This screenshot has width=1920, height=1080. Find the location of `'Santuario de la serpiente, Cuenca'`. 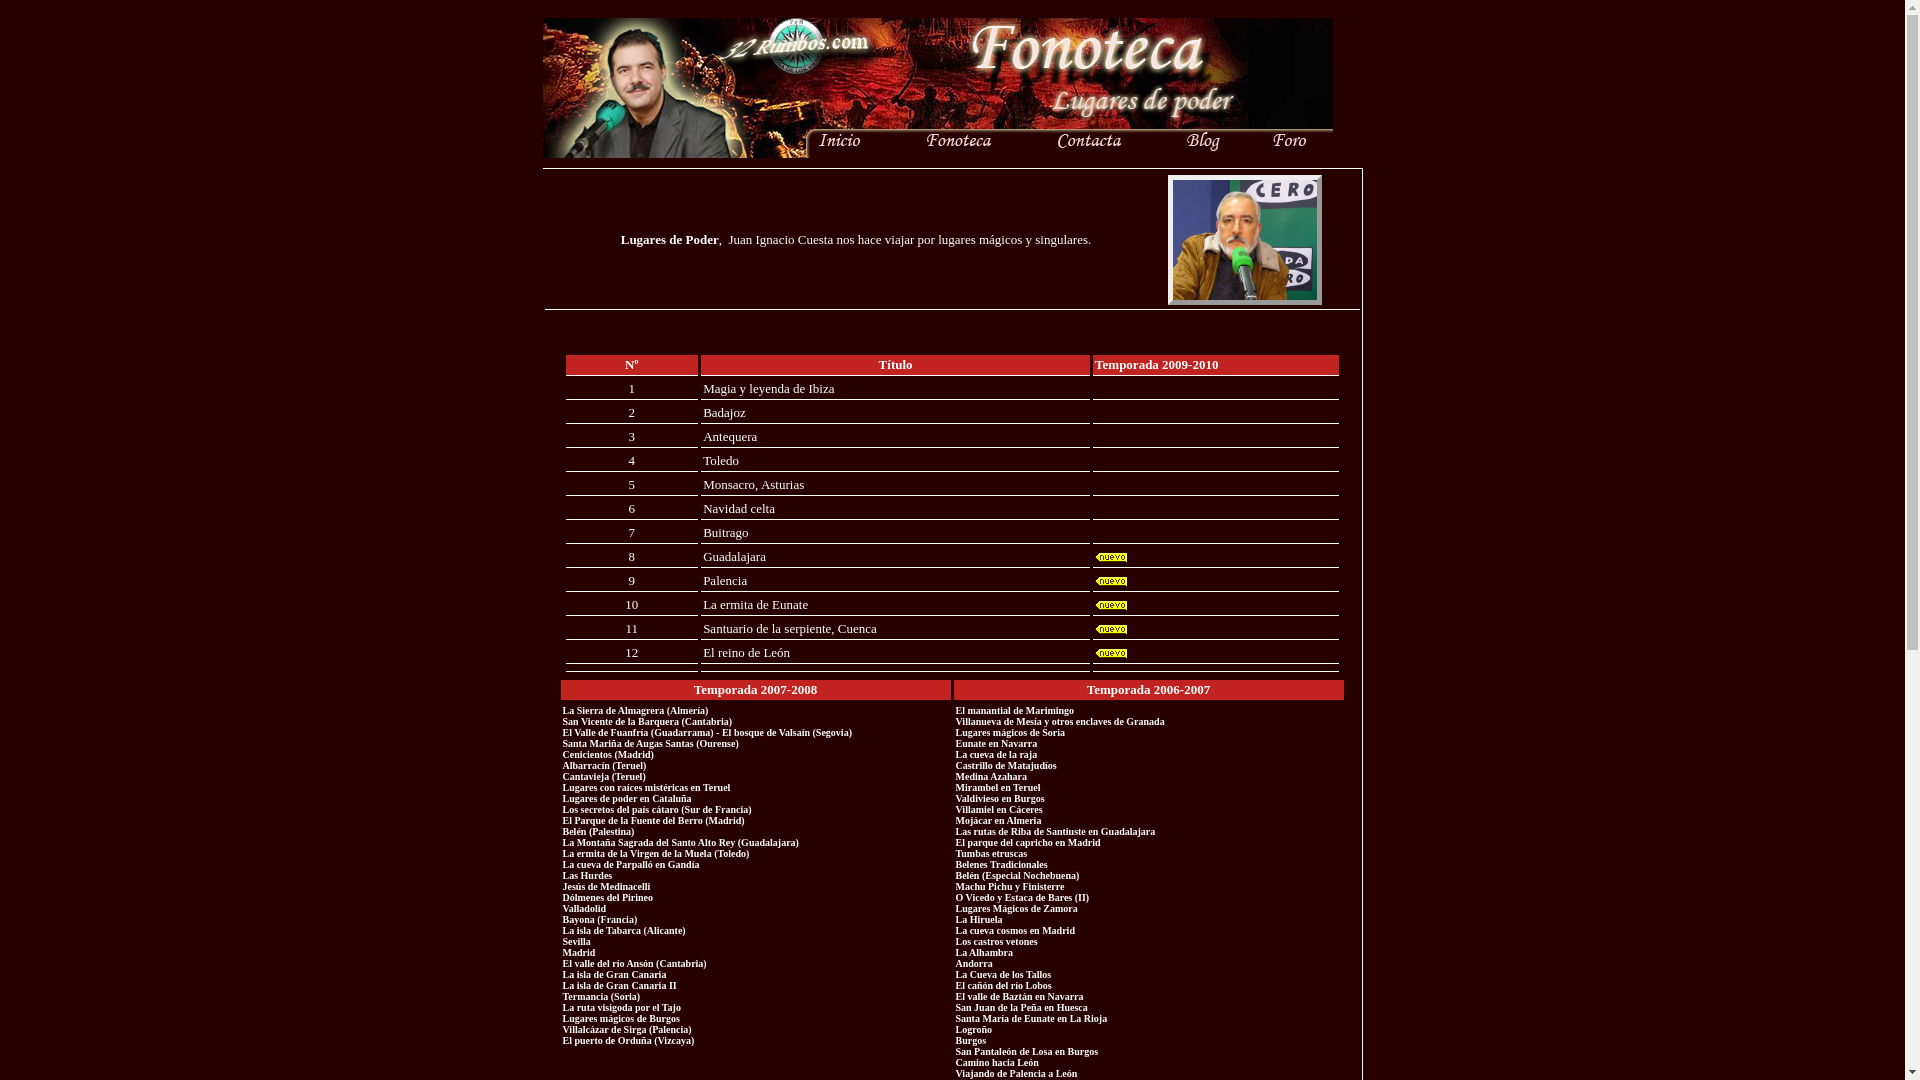

'Santuario de la serpiente, Cuenca' is located at coordinates (789, 627).